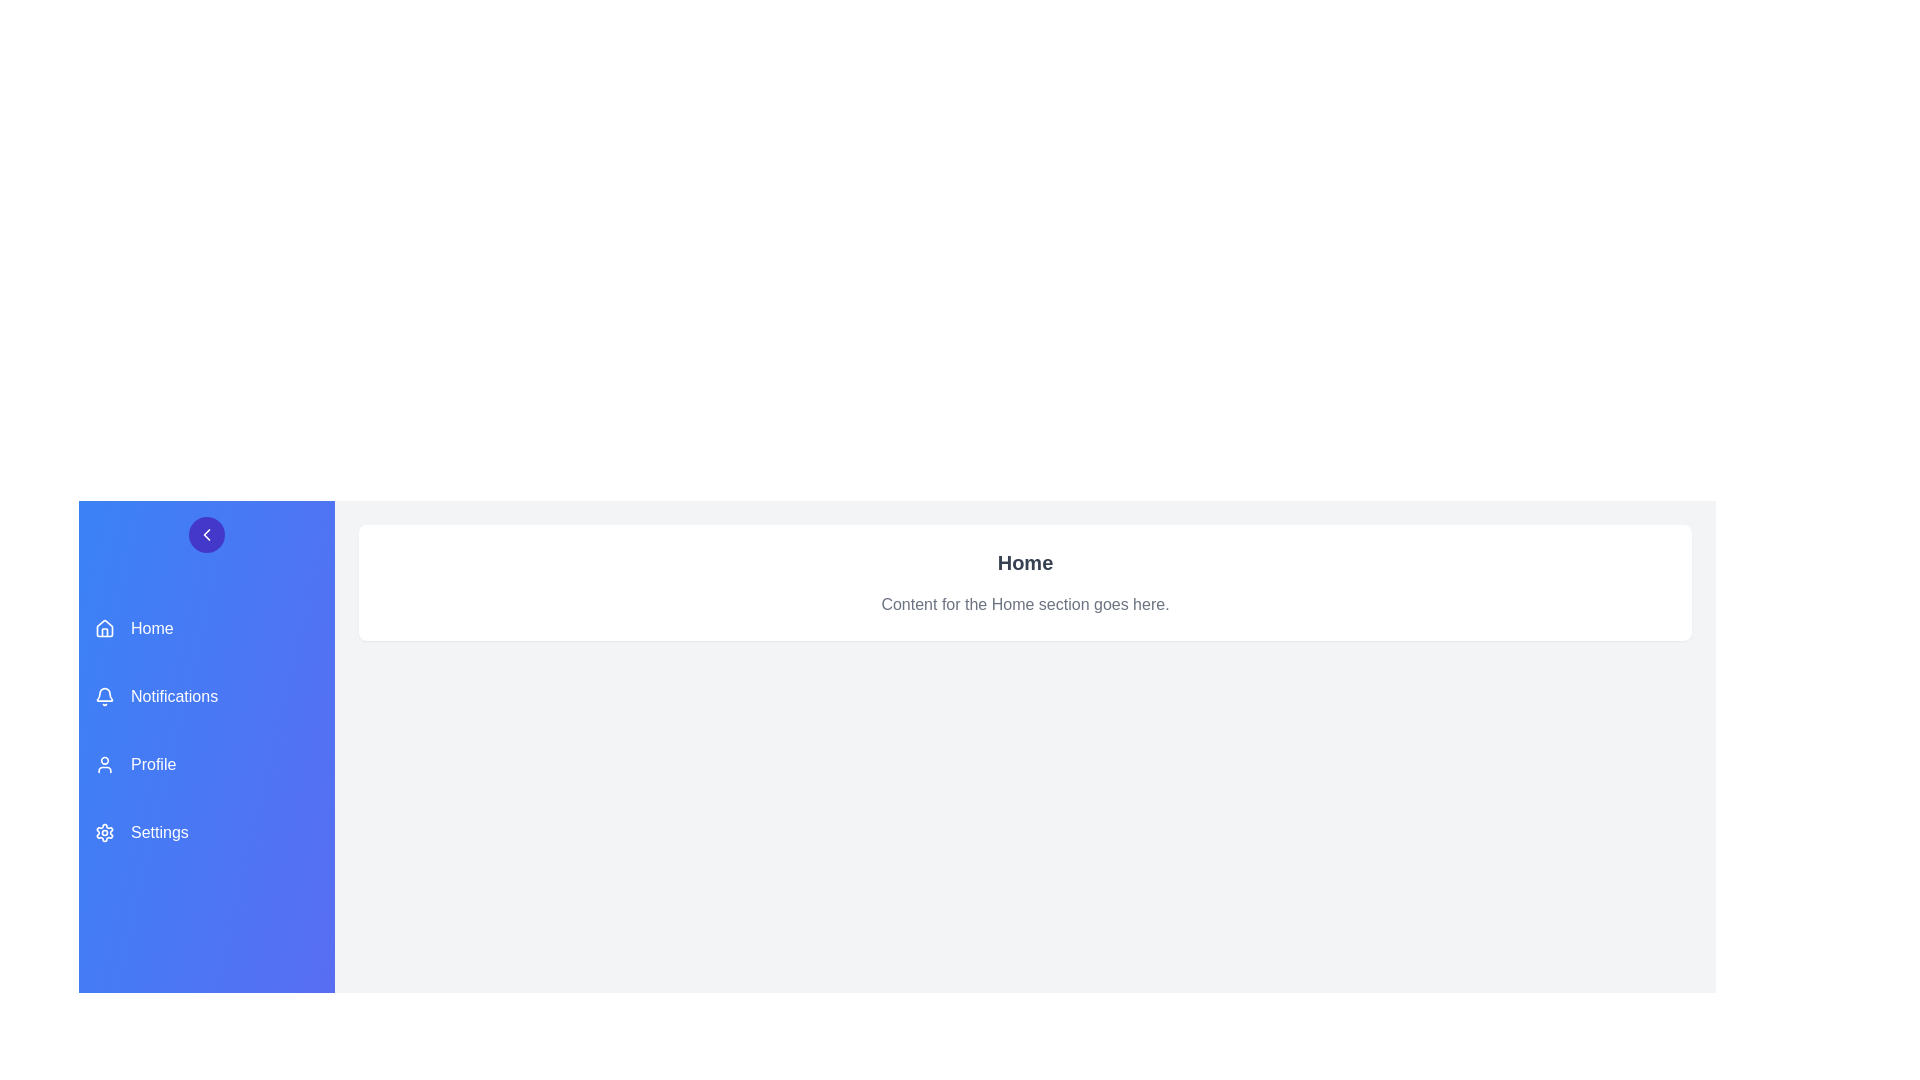 Image resolution: width=1920 pixels, height=1080 pixels. I want to click on the 'Settings' text label located in the bottom part of the left sidebar menu, which is directly following the 'Profile' menu item, so click(158, 833).